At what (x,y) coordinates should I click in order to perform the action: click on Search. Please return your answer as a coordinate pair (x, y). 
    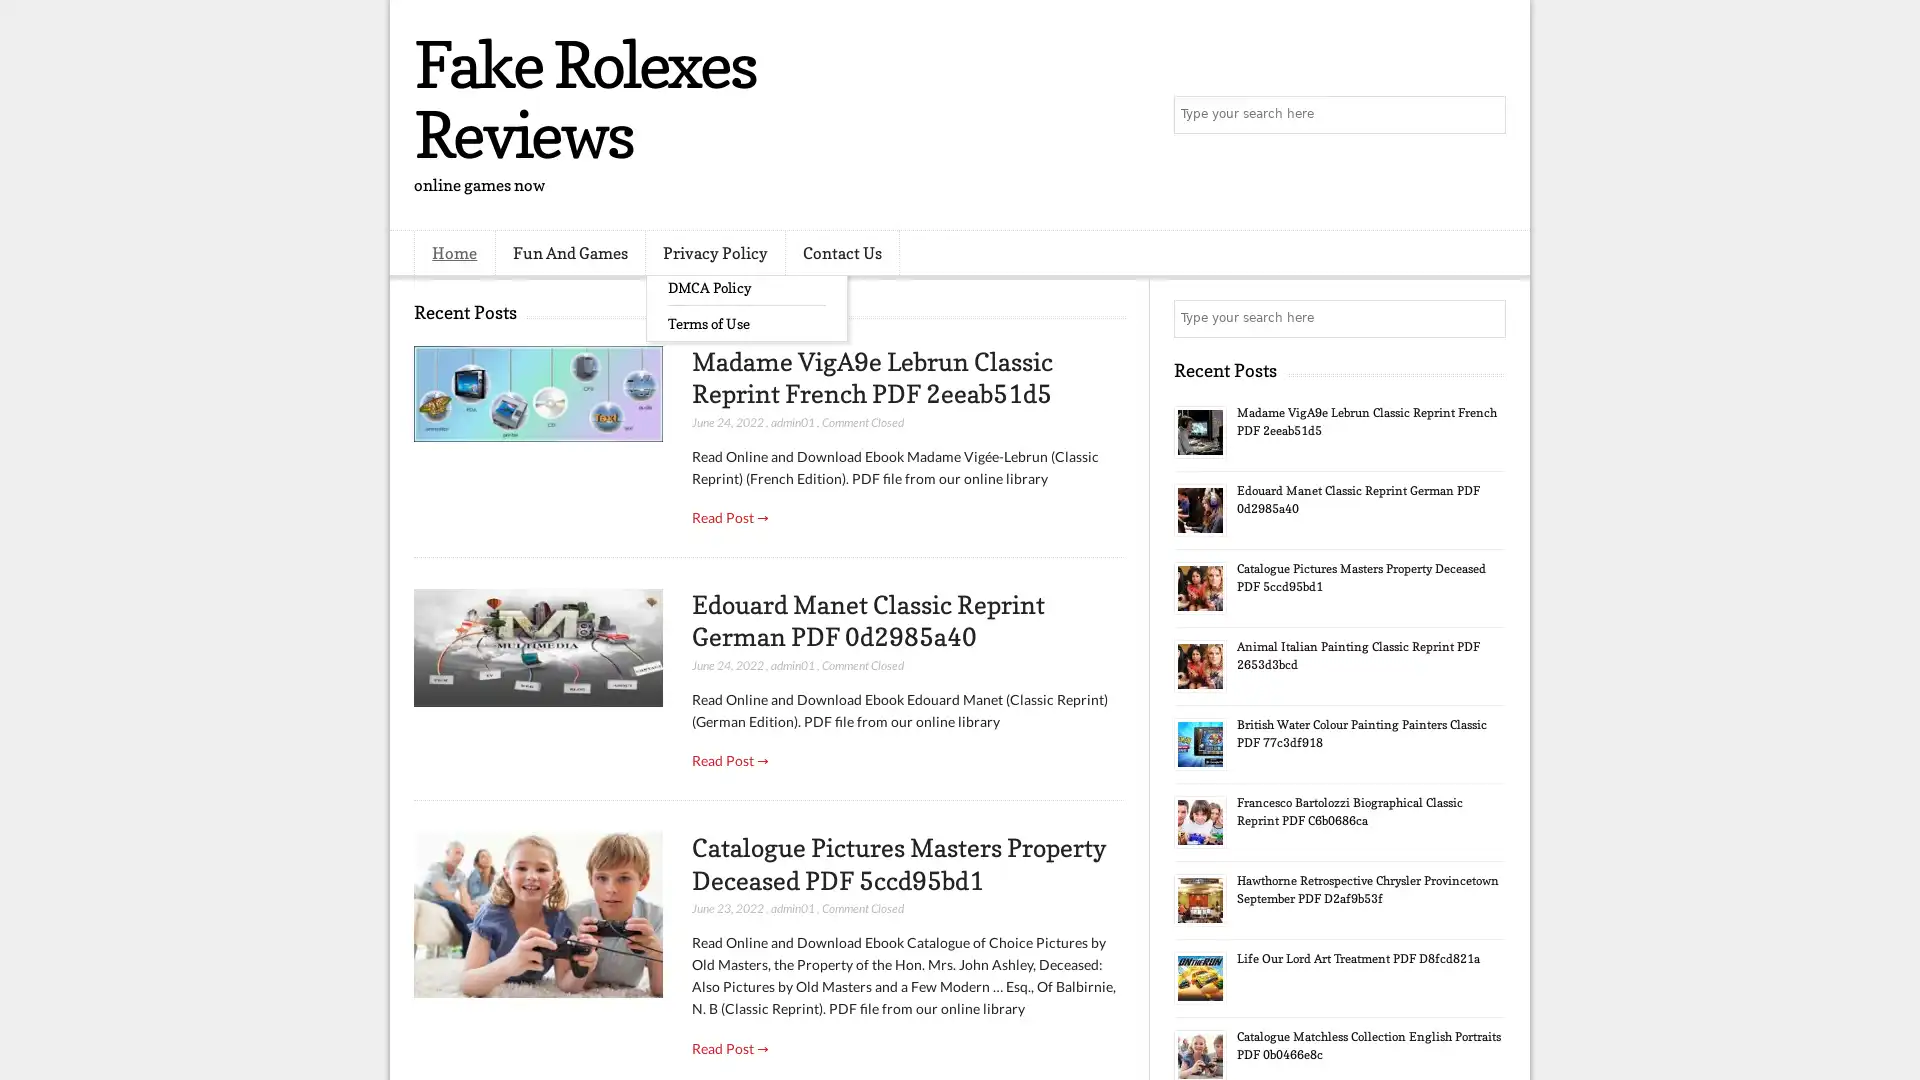
    Looking at the image, I should click on (1485, 115).